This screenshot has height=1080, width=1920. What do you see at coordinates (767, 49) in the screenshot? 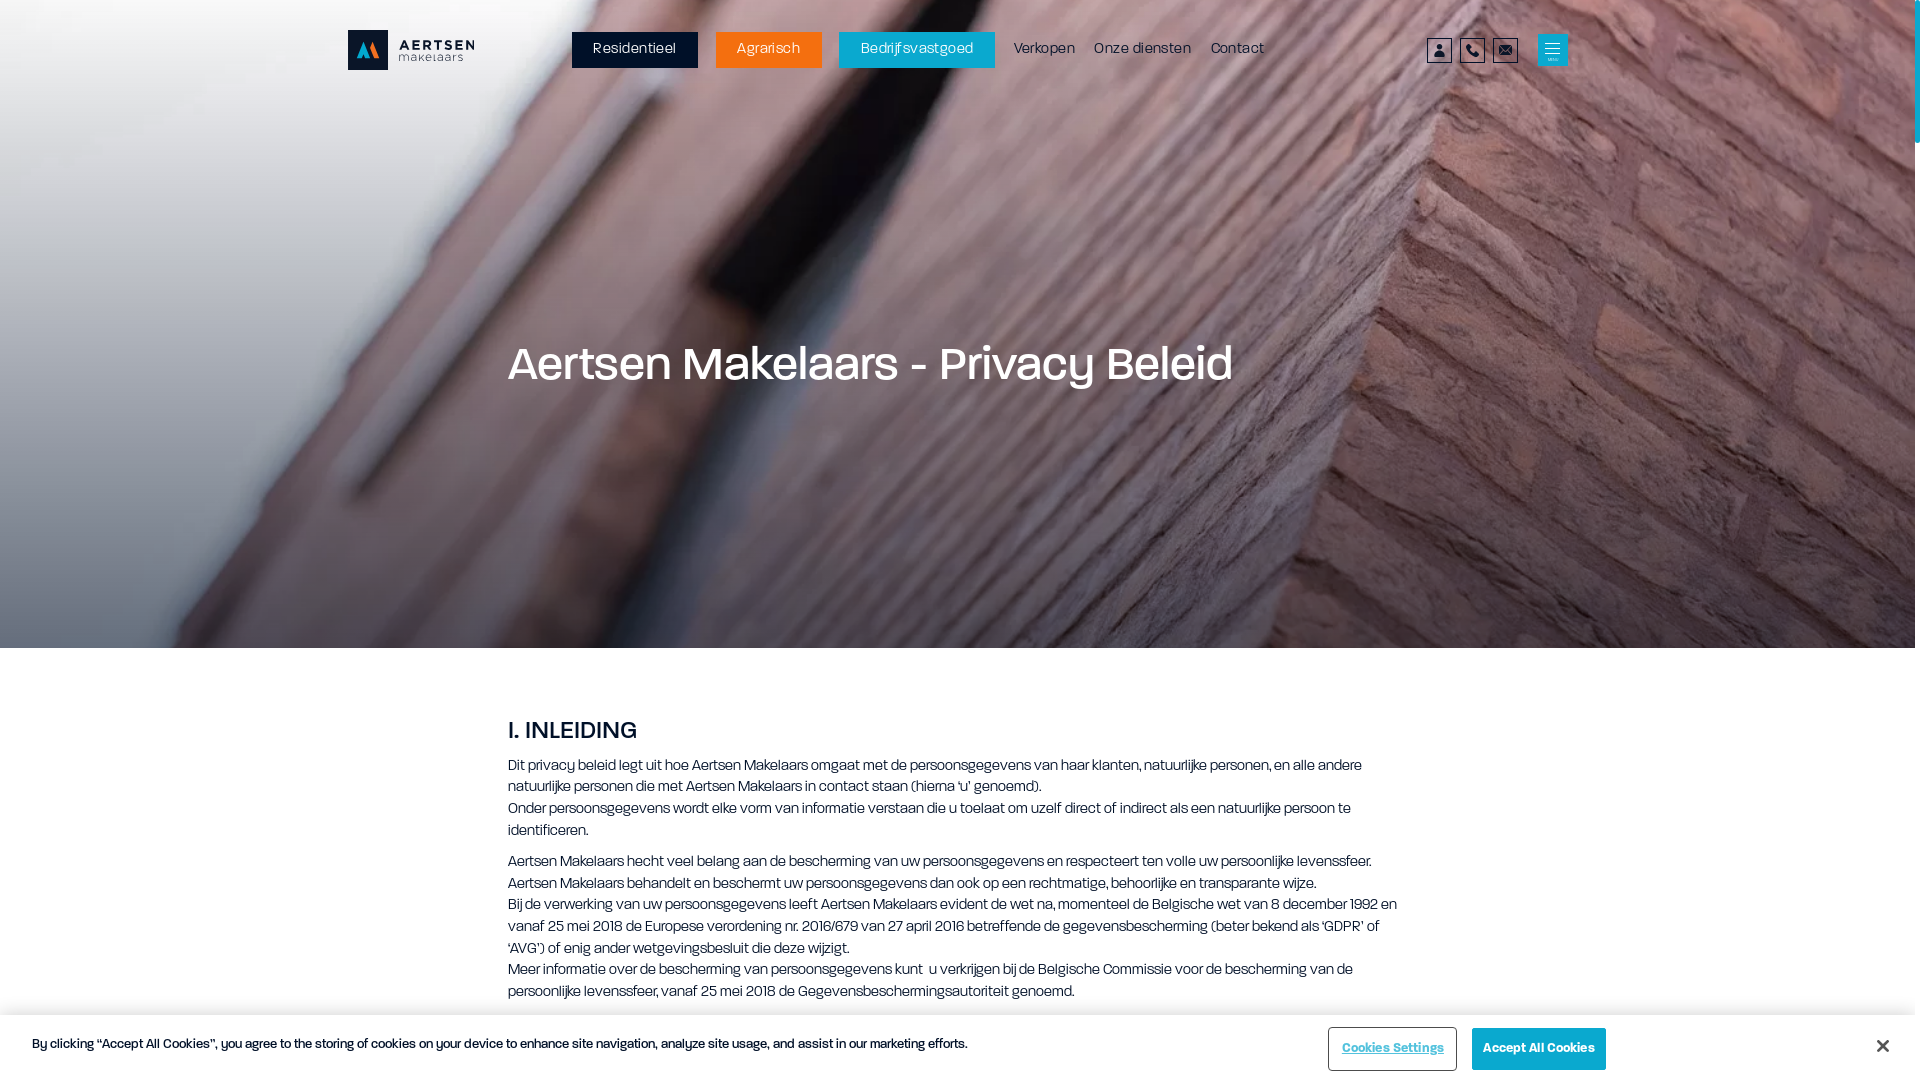
I see `'Agrarisch'` at bounding box center [767, 49].